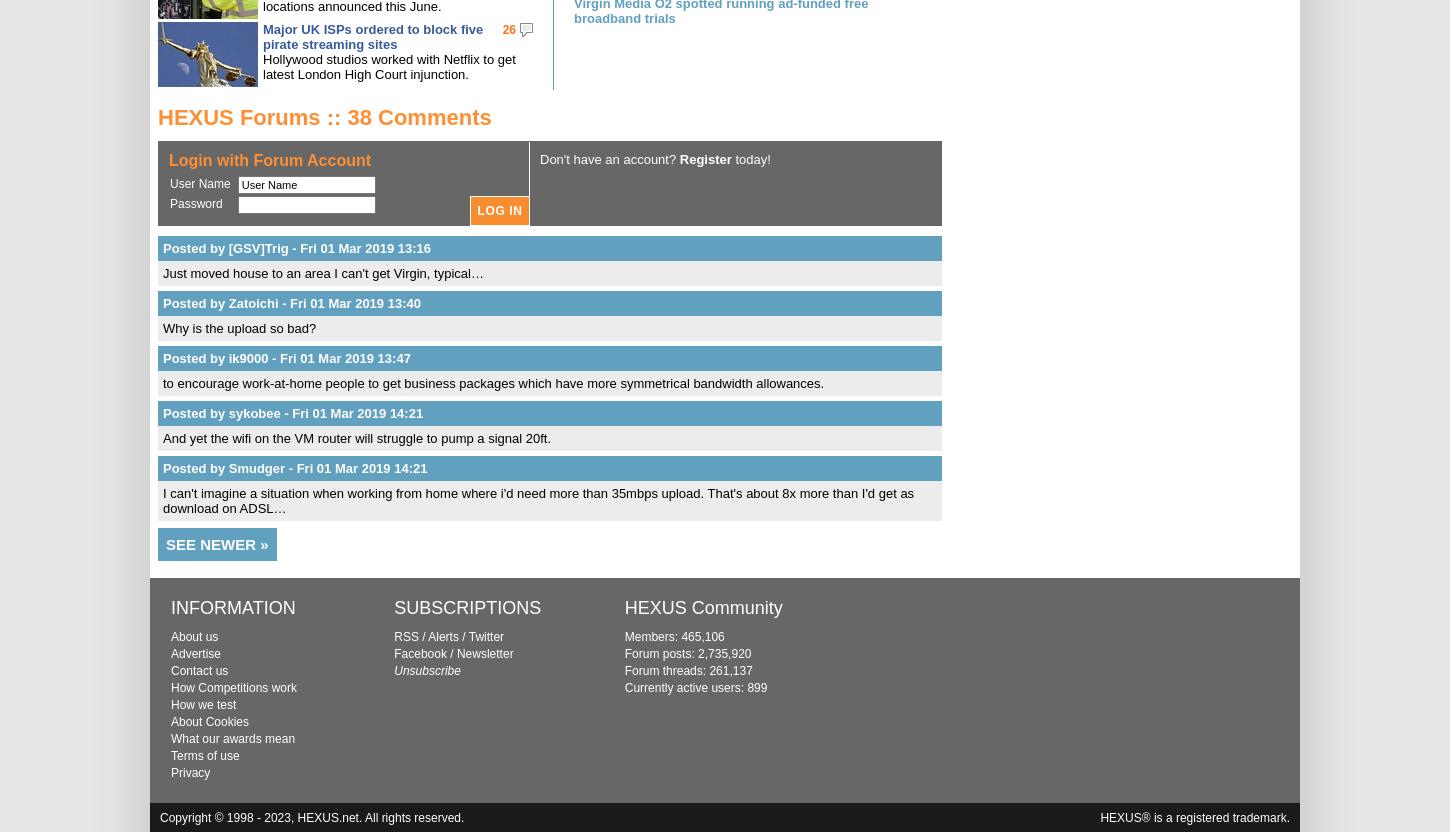  I want to click on 'INFORMATION', so click(232, 607).